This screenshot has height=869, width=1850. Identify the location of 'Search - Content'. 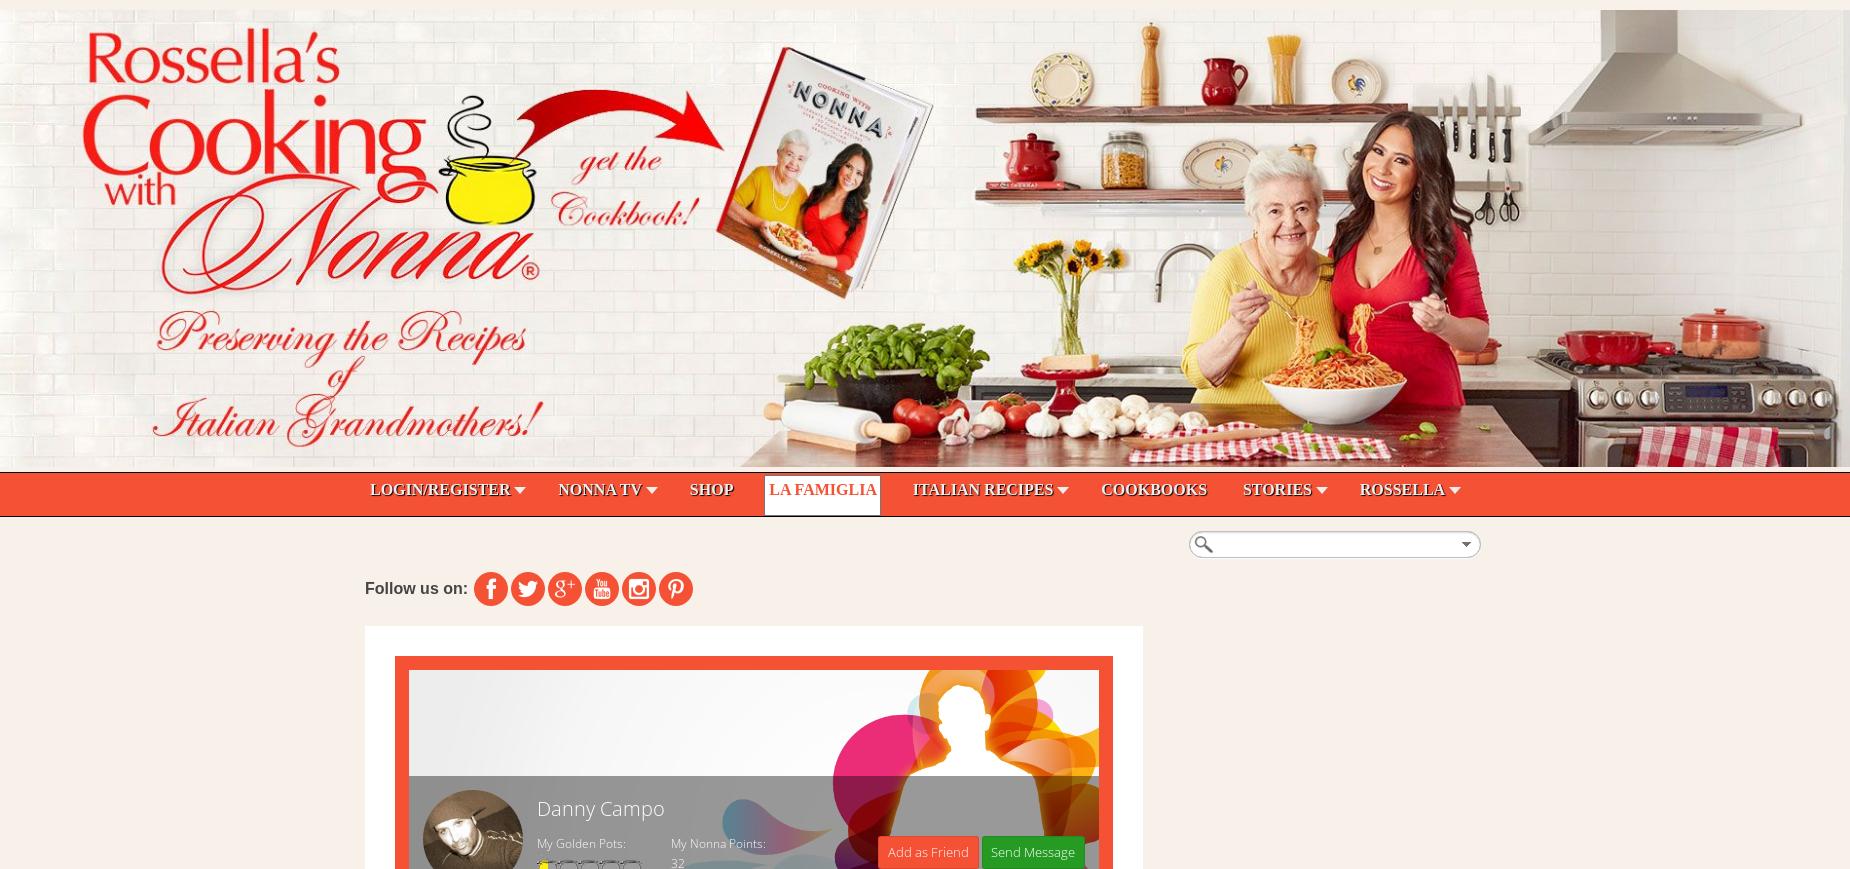
(433, 532).